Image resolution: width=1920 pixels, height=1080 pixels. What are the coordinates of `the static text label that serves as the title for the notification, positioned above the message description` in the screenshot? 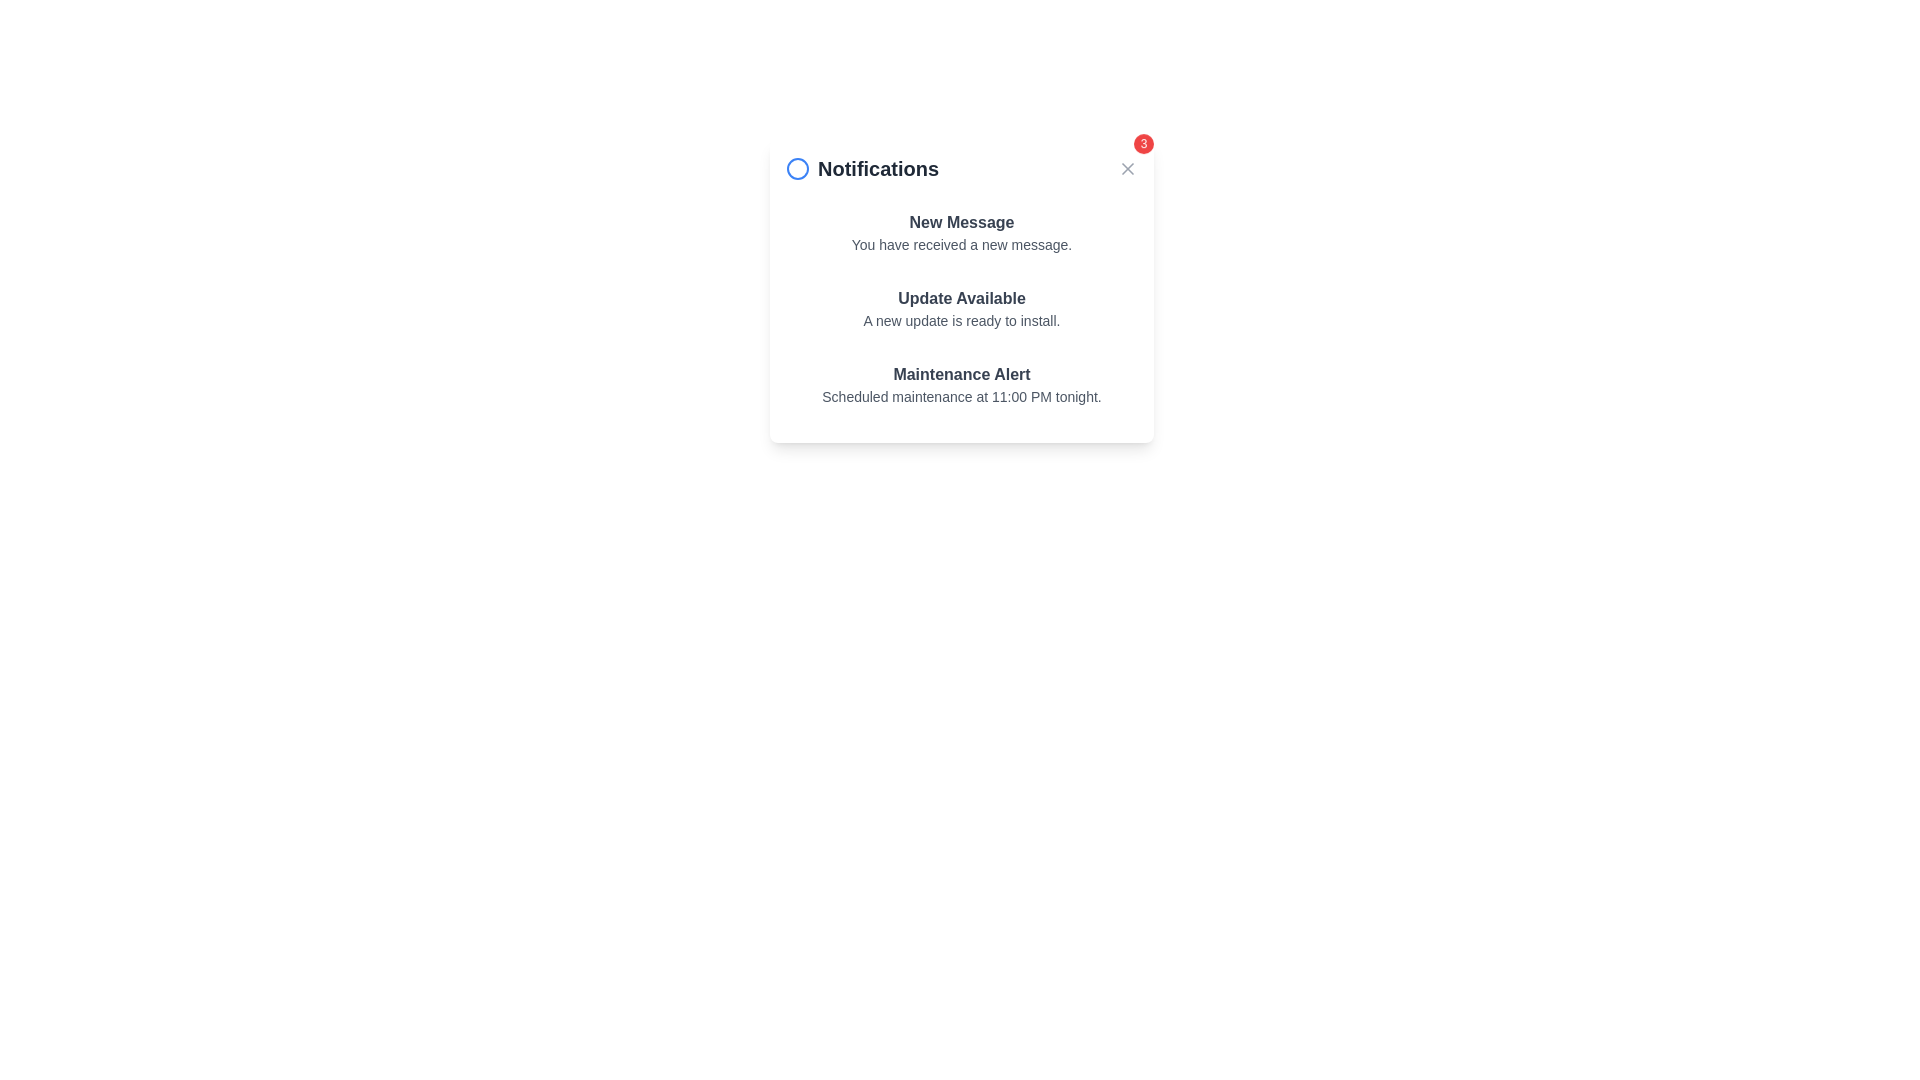 It's located at (961, 222).